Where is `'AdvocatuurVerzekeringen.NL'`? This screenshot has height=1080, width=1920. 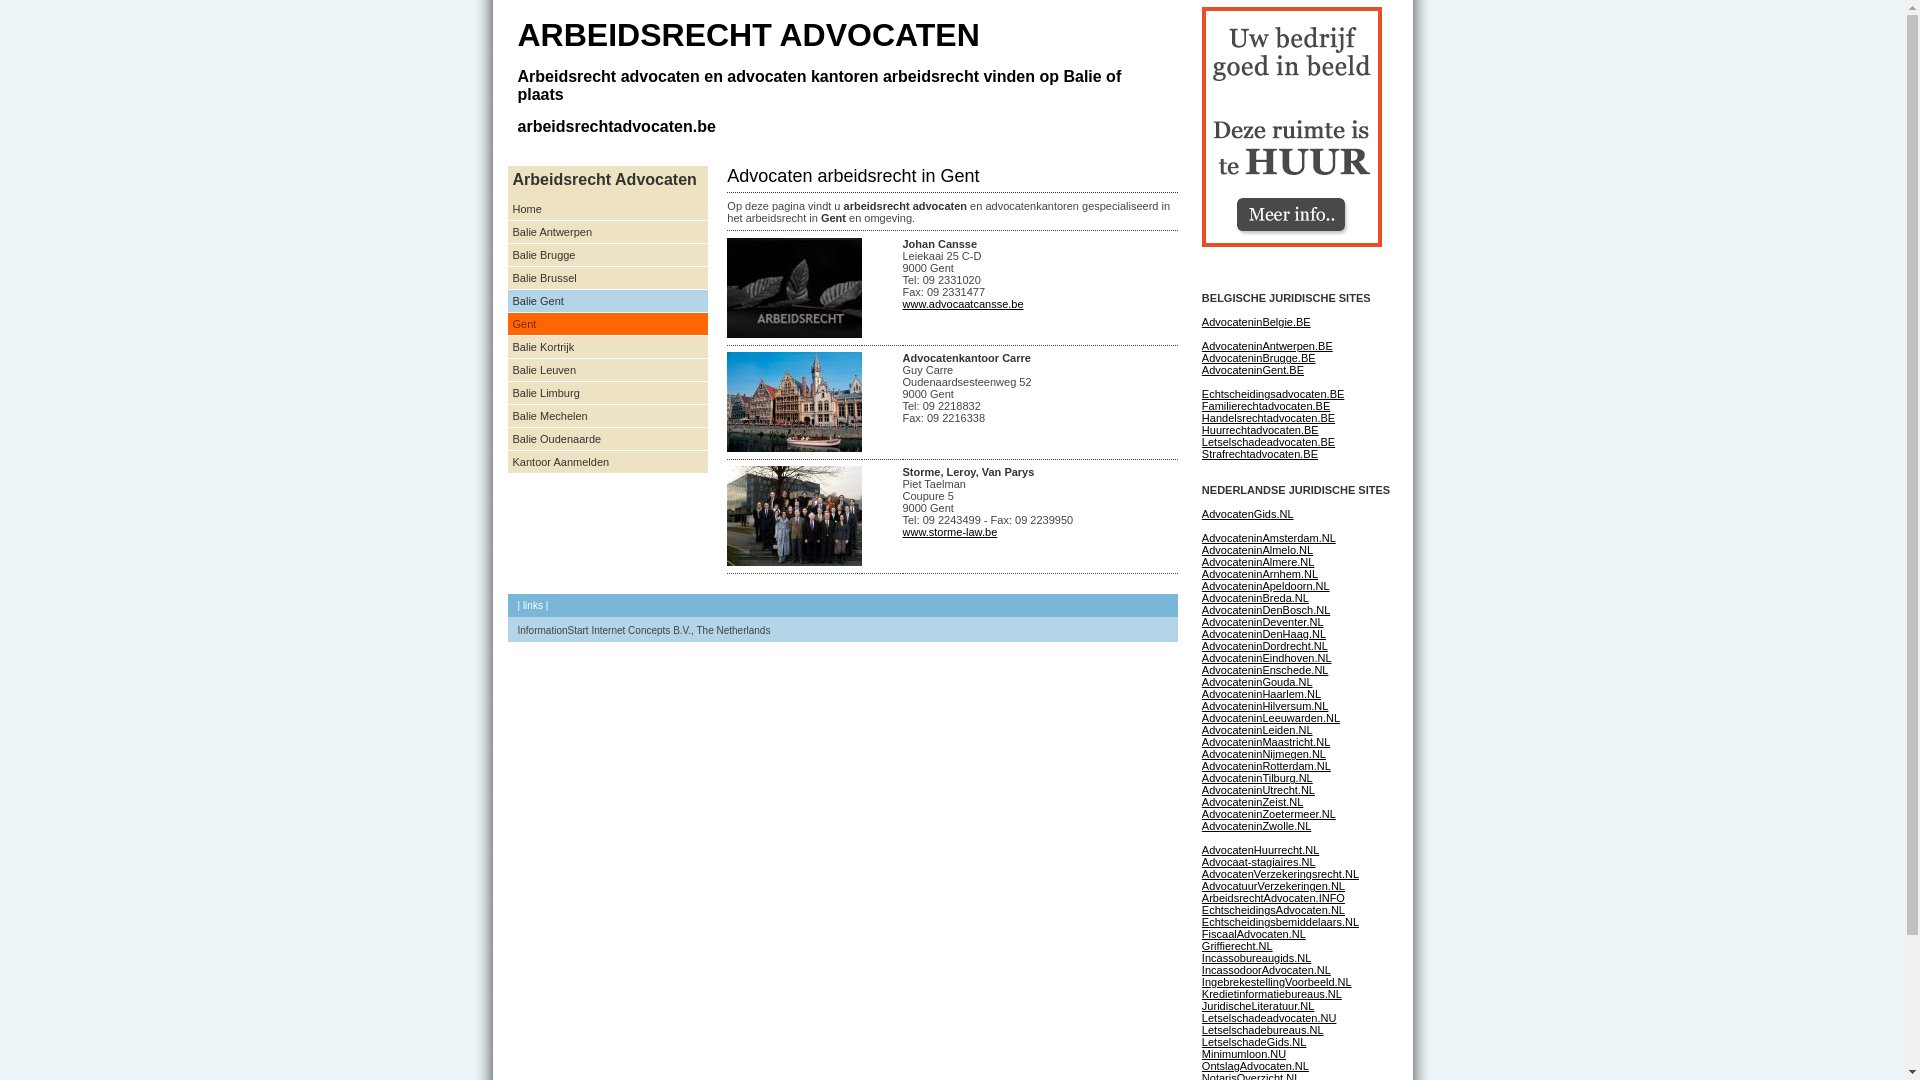
'AdvocatuurVerzekeringen.NL' is located at coordinates (1272, 885).